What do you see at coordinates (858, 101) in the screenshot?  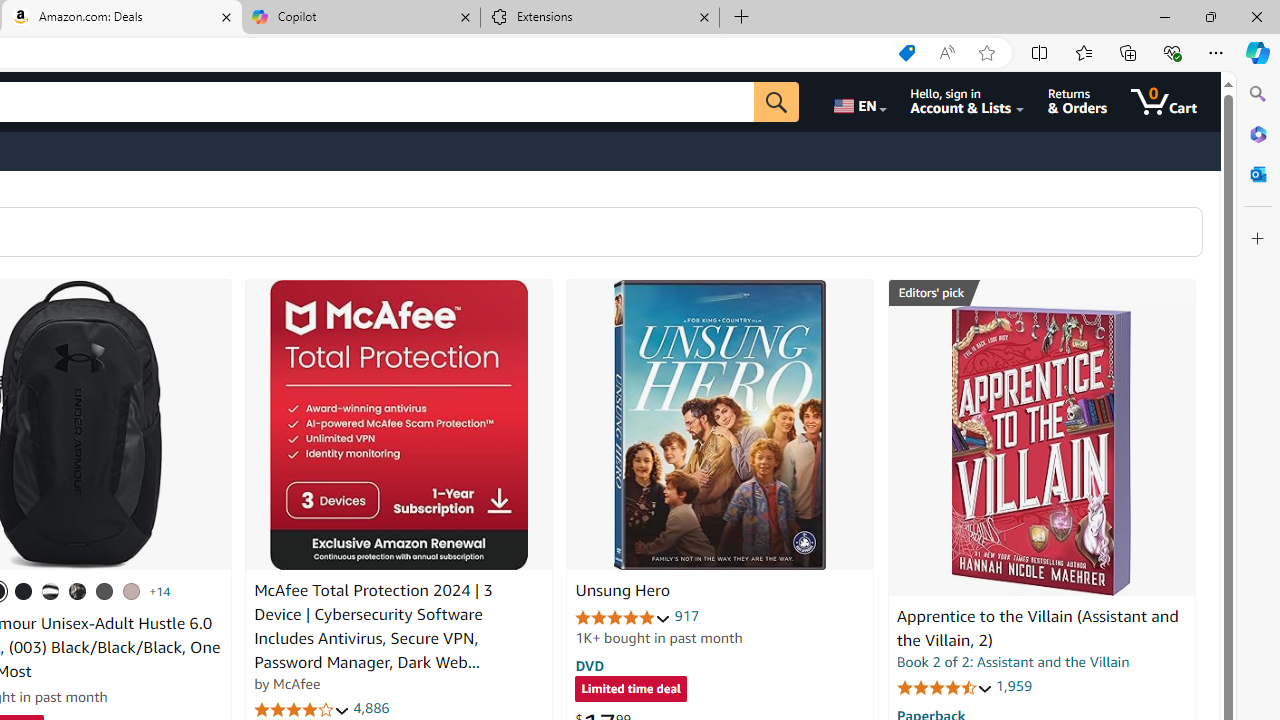 I see `'Choose a language for shopping.'` at bounding box center [858, 101].